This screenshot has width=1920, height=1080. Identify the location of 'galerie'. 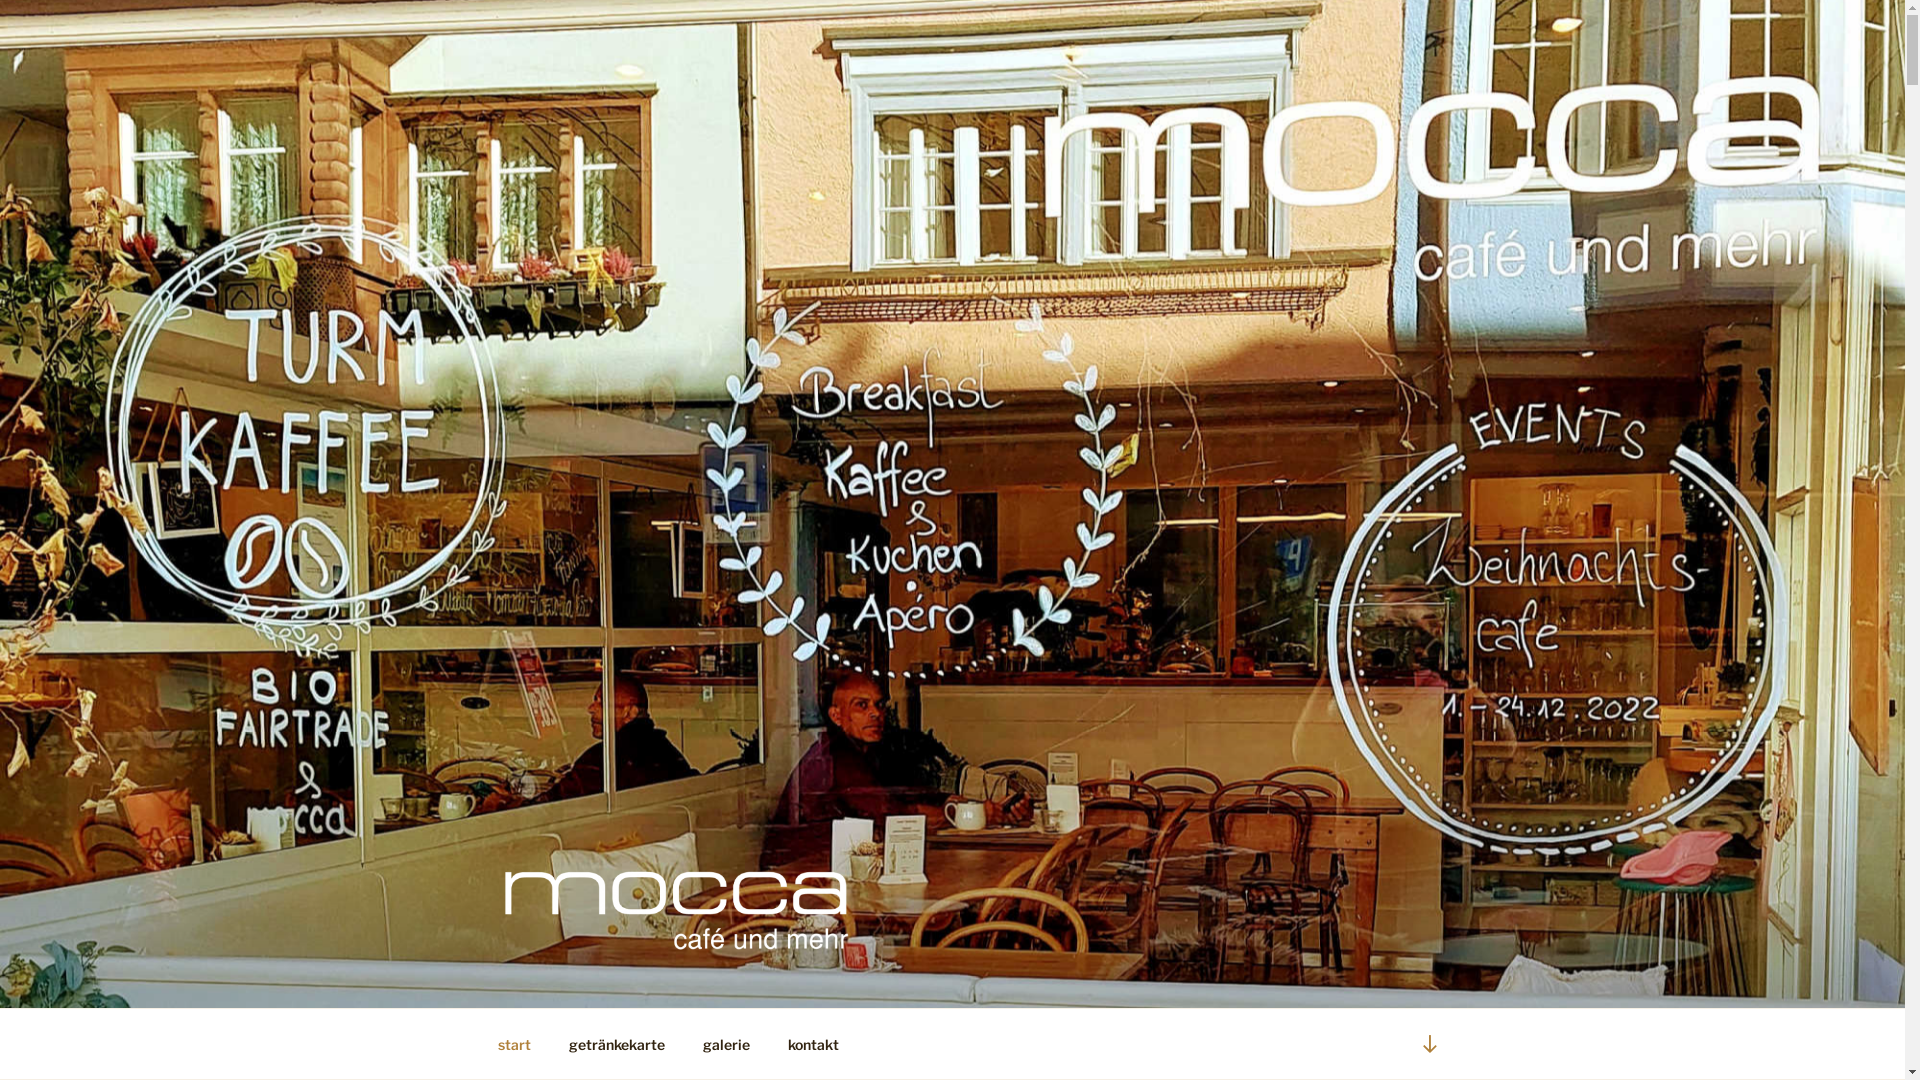
(686, 1043).